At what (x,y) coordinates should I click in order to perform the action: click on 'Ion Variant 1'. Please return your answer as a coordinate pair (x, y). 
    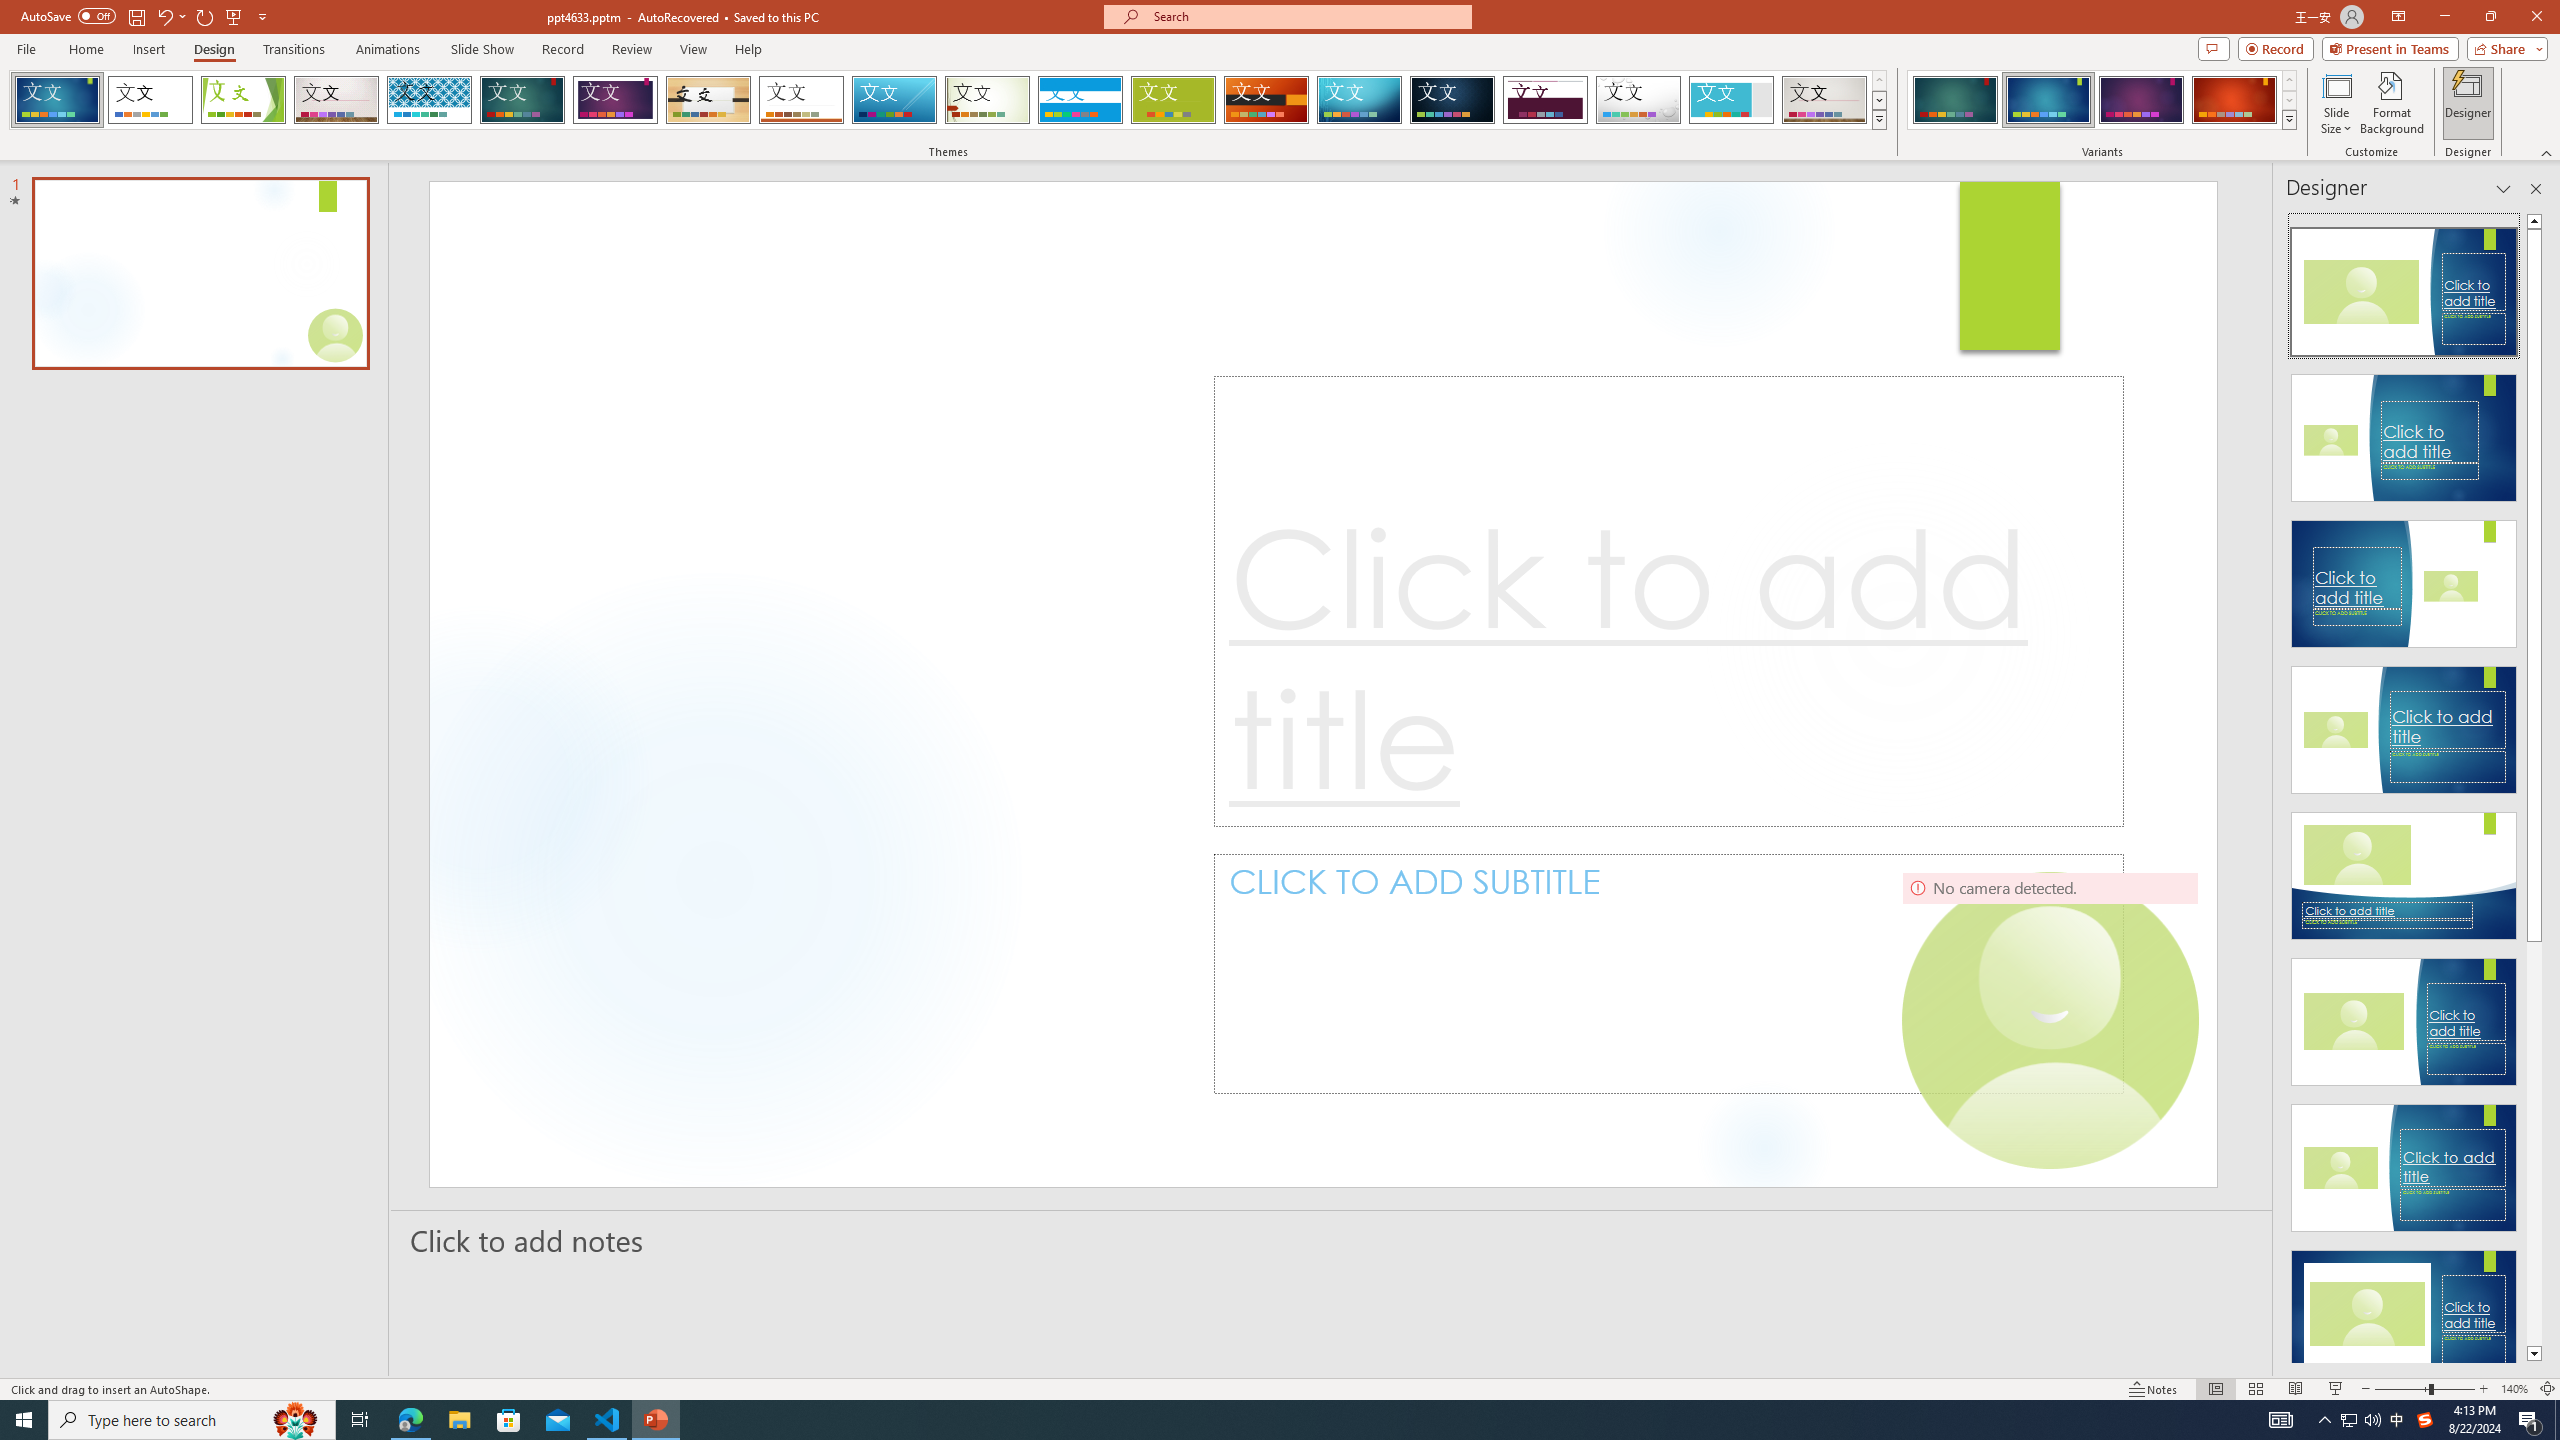
    Looking at the image, I should click on (1954, 99).